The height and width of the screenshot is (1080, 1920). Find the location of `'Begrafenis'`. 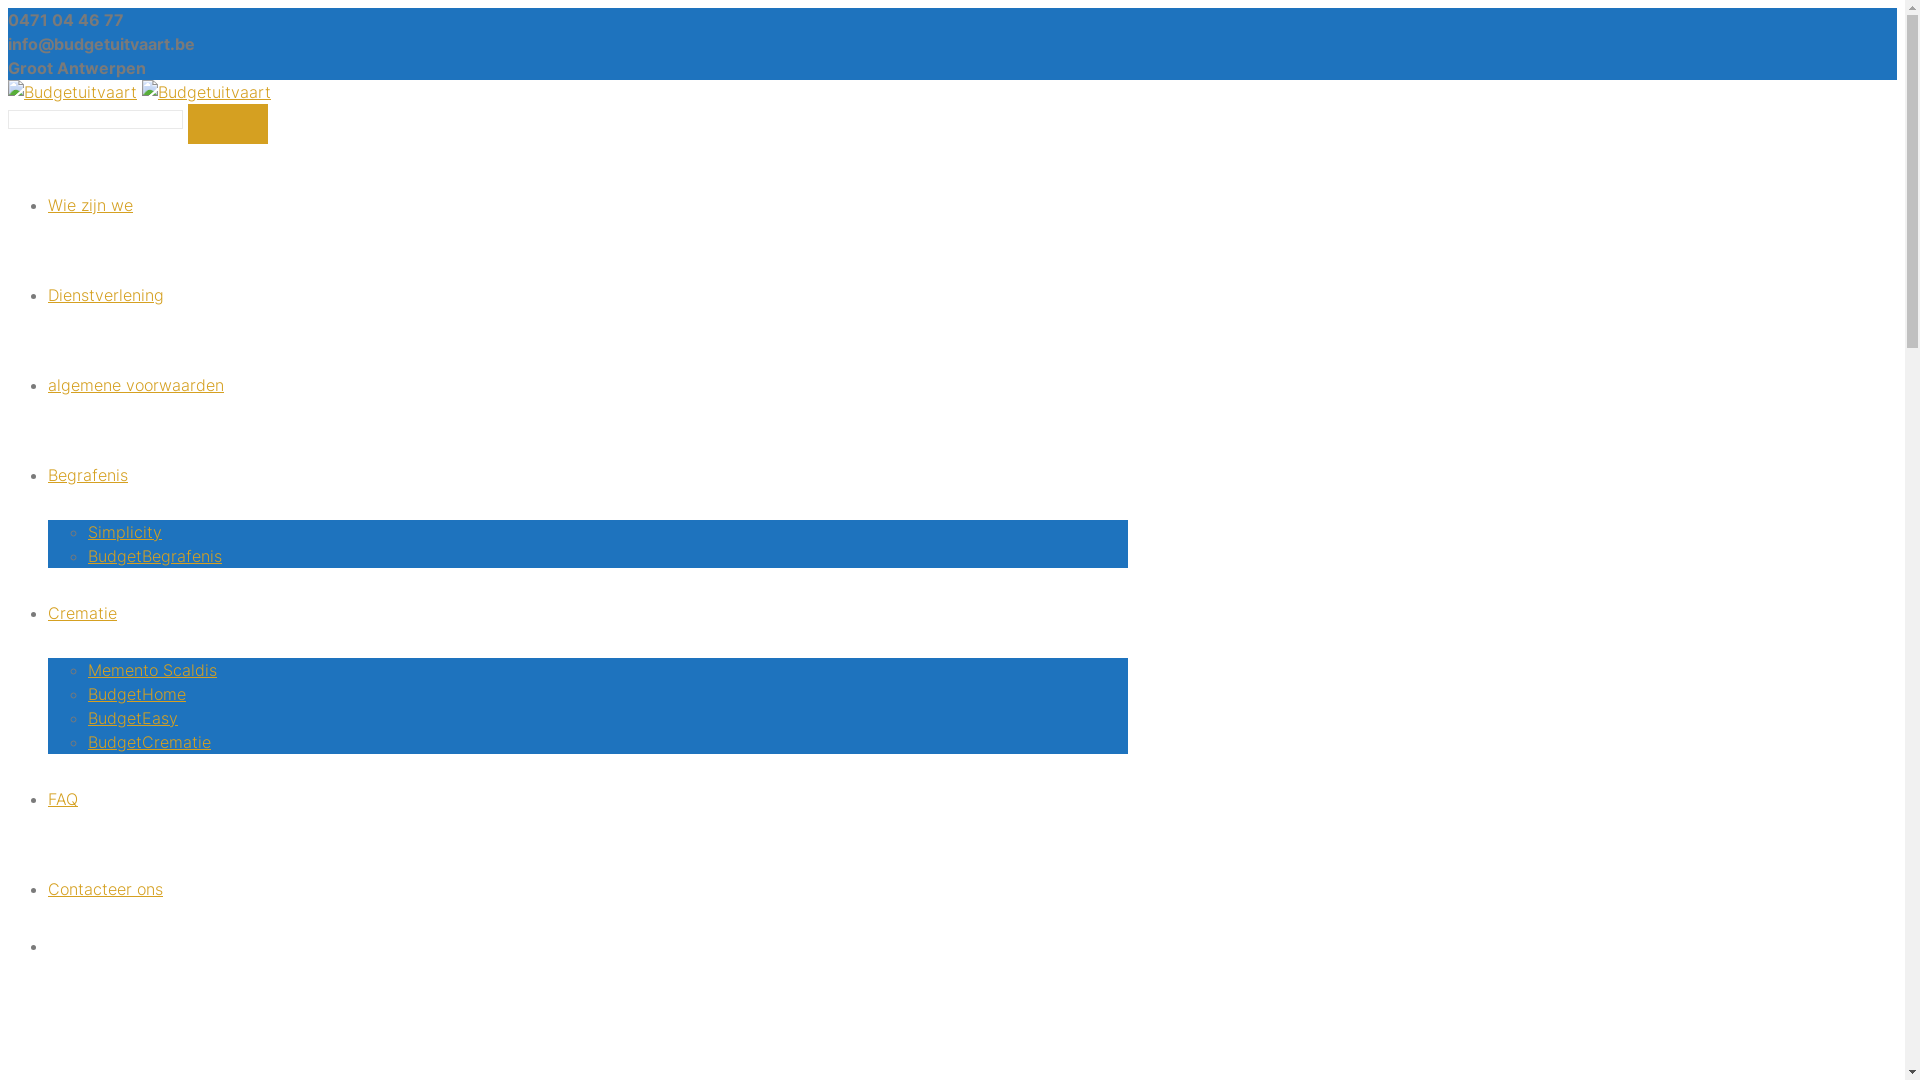

'Begrafenis' is located at coordinates (86, 474).